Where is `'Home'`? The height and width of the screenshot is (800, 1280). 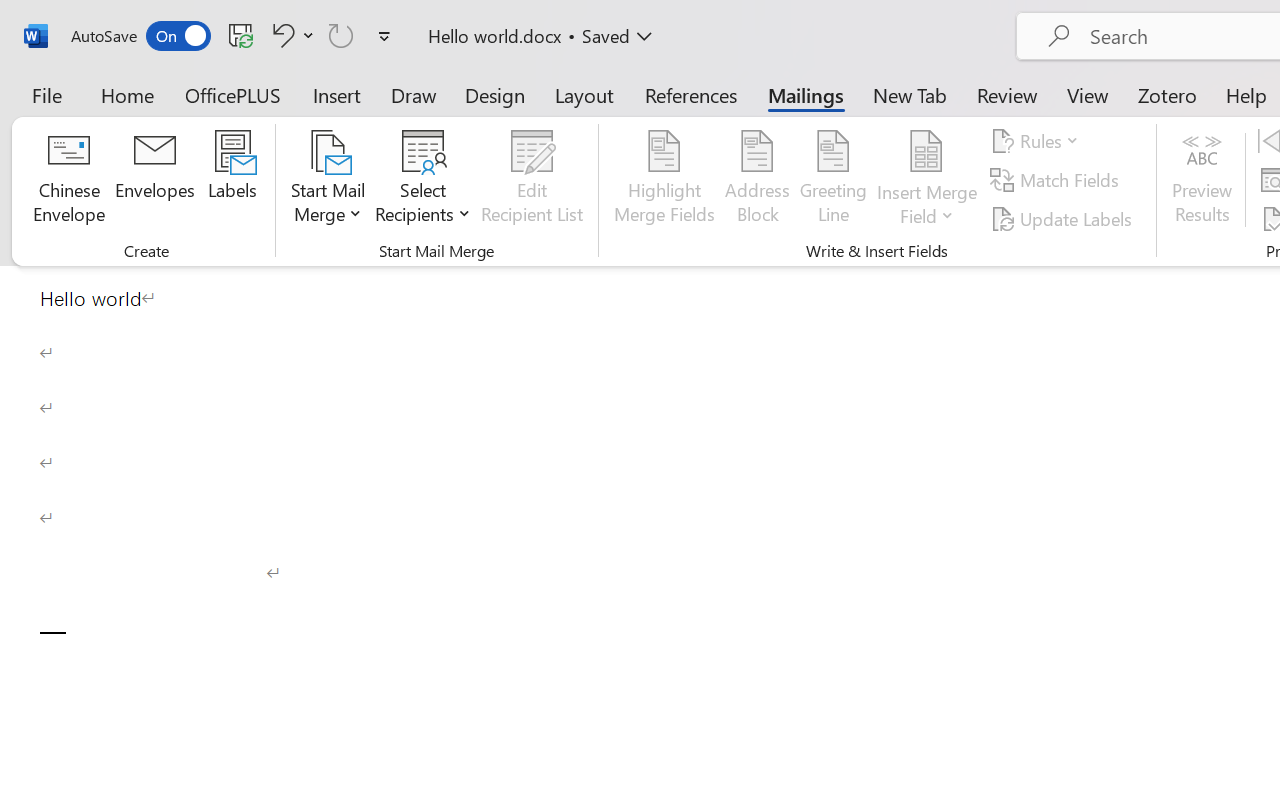 'Home' is located at coordinates (127, 94).